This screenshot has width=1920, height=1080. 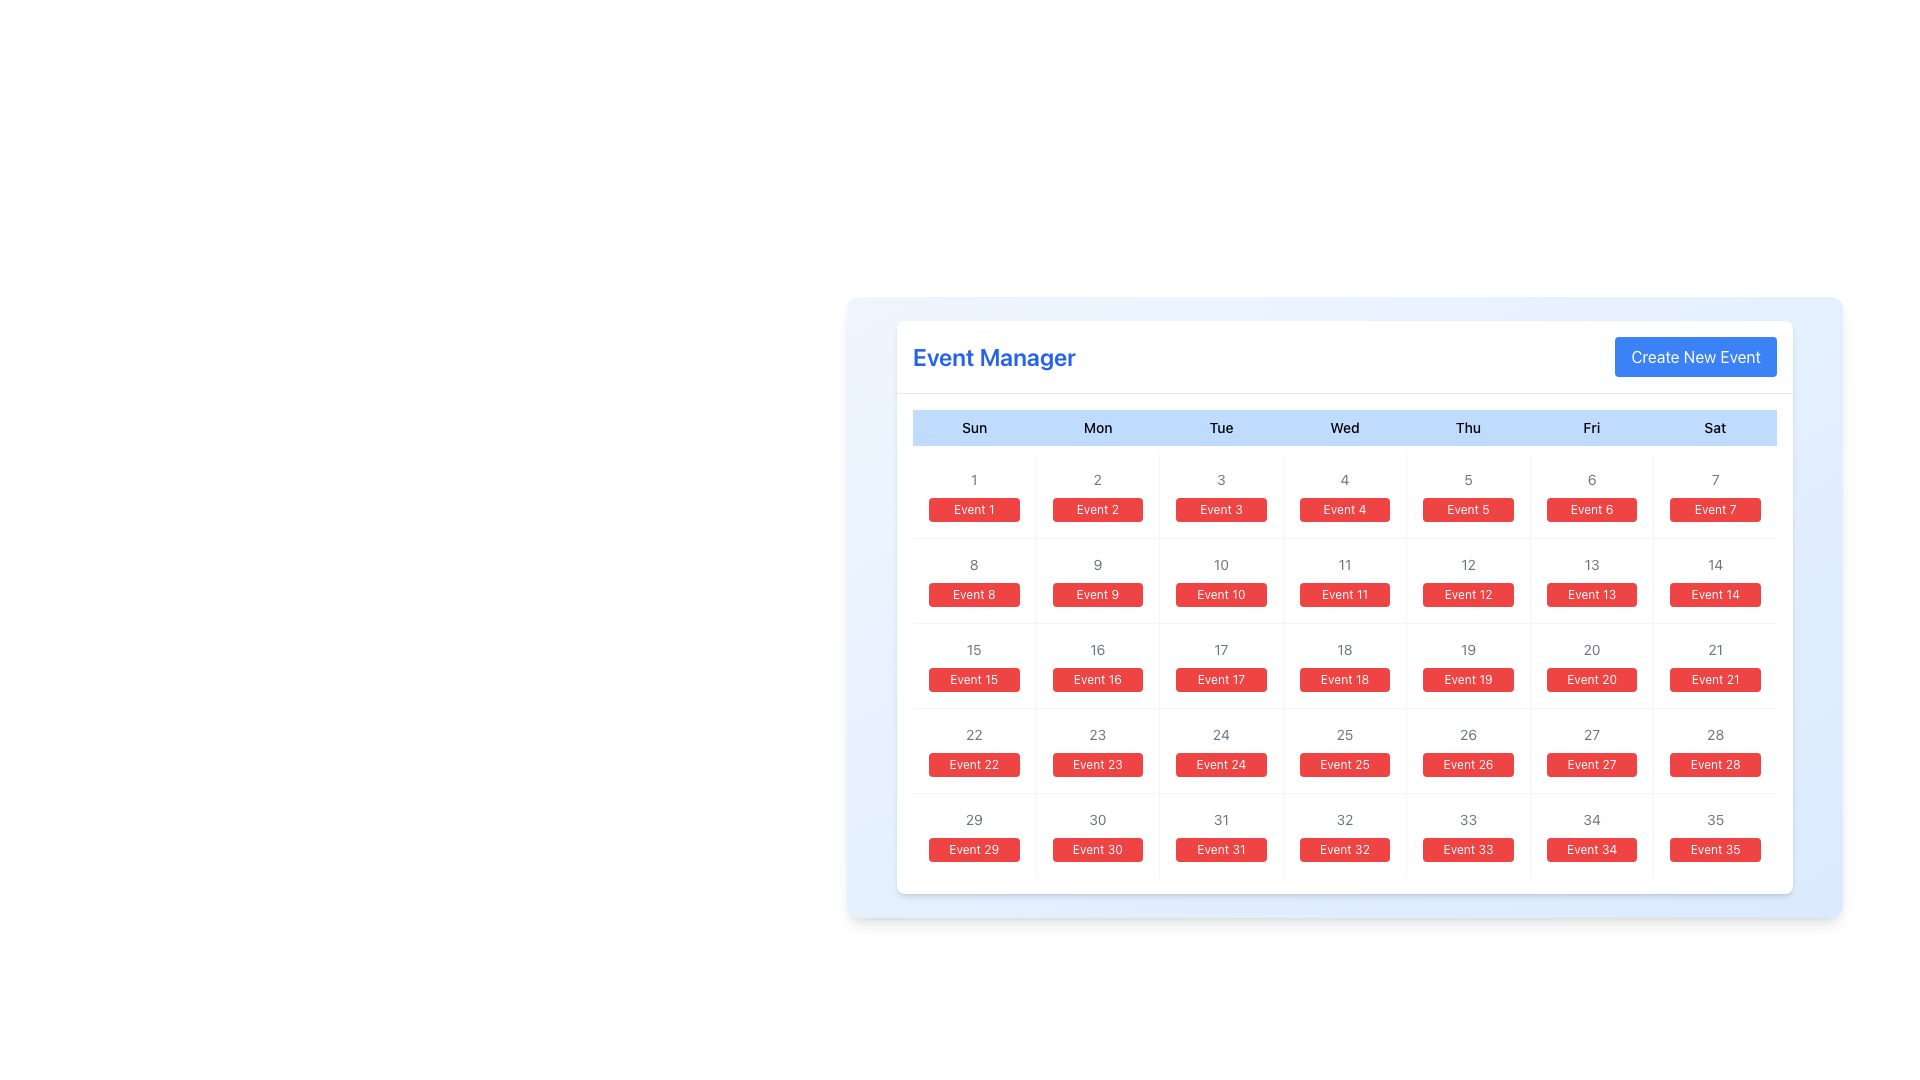 What do you see at coordinates (1096, 849) in the screenshot?
I see `the button labeled 'Event 30' located in the last row under the column labeled '30' in the calendar grid` at bounding box center [1096, 849].